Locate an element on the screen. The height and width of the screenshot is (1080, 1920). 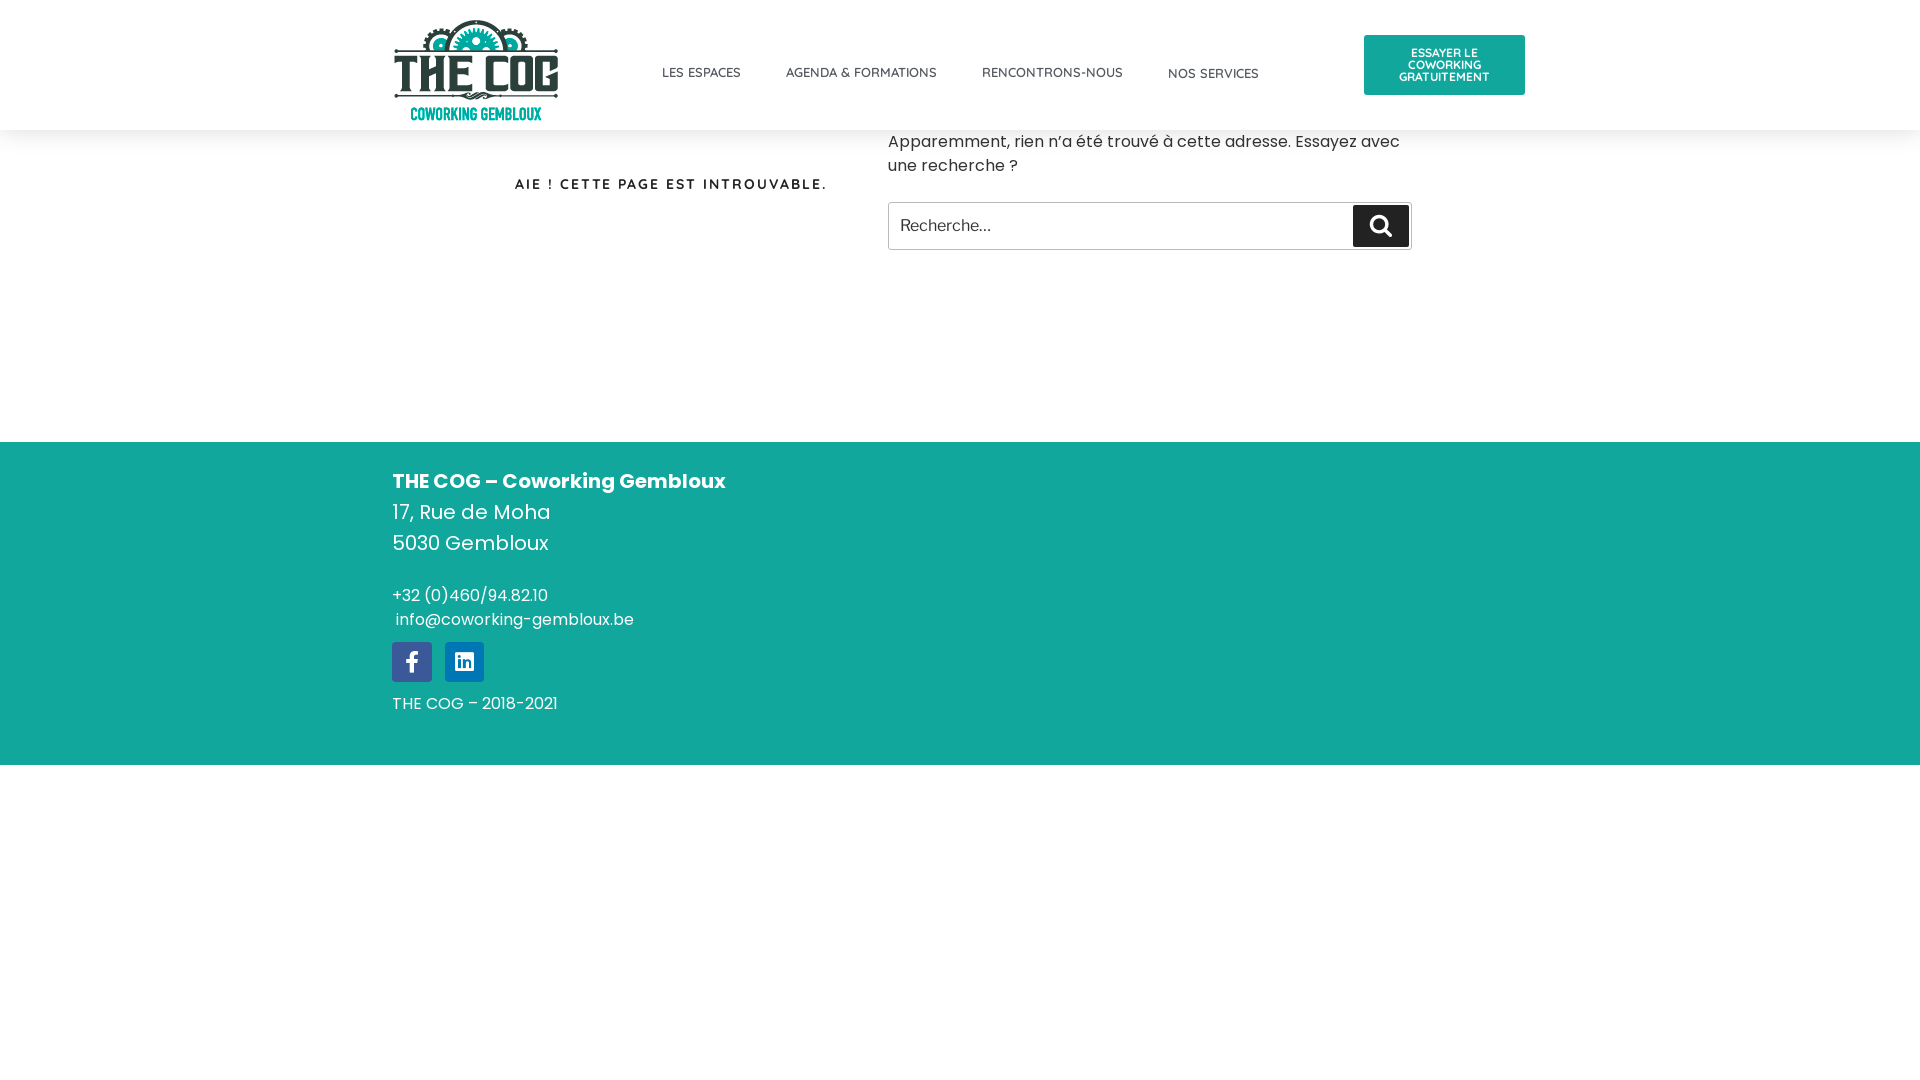
'LES ESPACES' is located at coordinates (700, 71).